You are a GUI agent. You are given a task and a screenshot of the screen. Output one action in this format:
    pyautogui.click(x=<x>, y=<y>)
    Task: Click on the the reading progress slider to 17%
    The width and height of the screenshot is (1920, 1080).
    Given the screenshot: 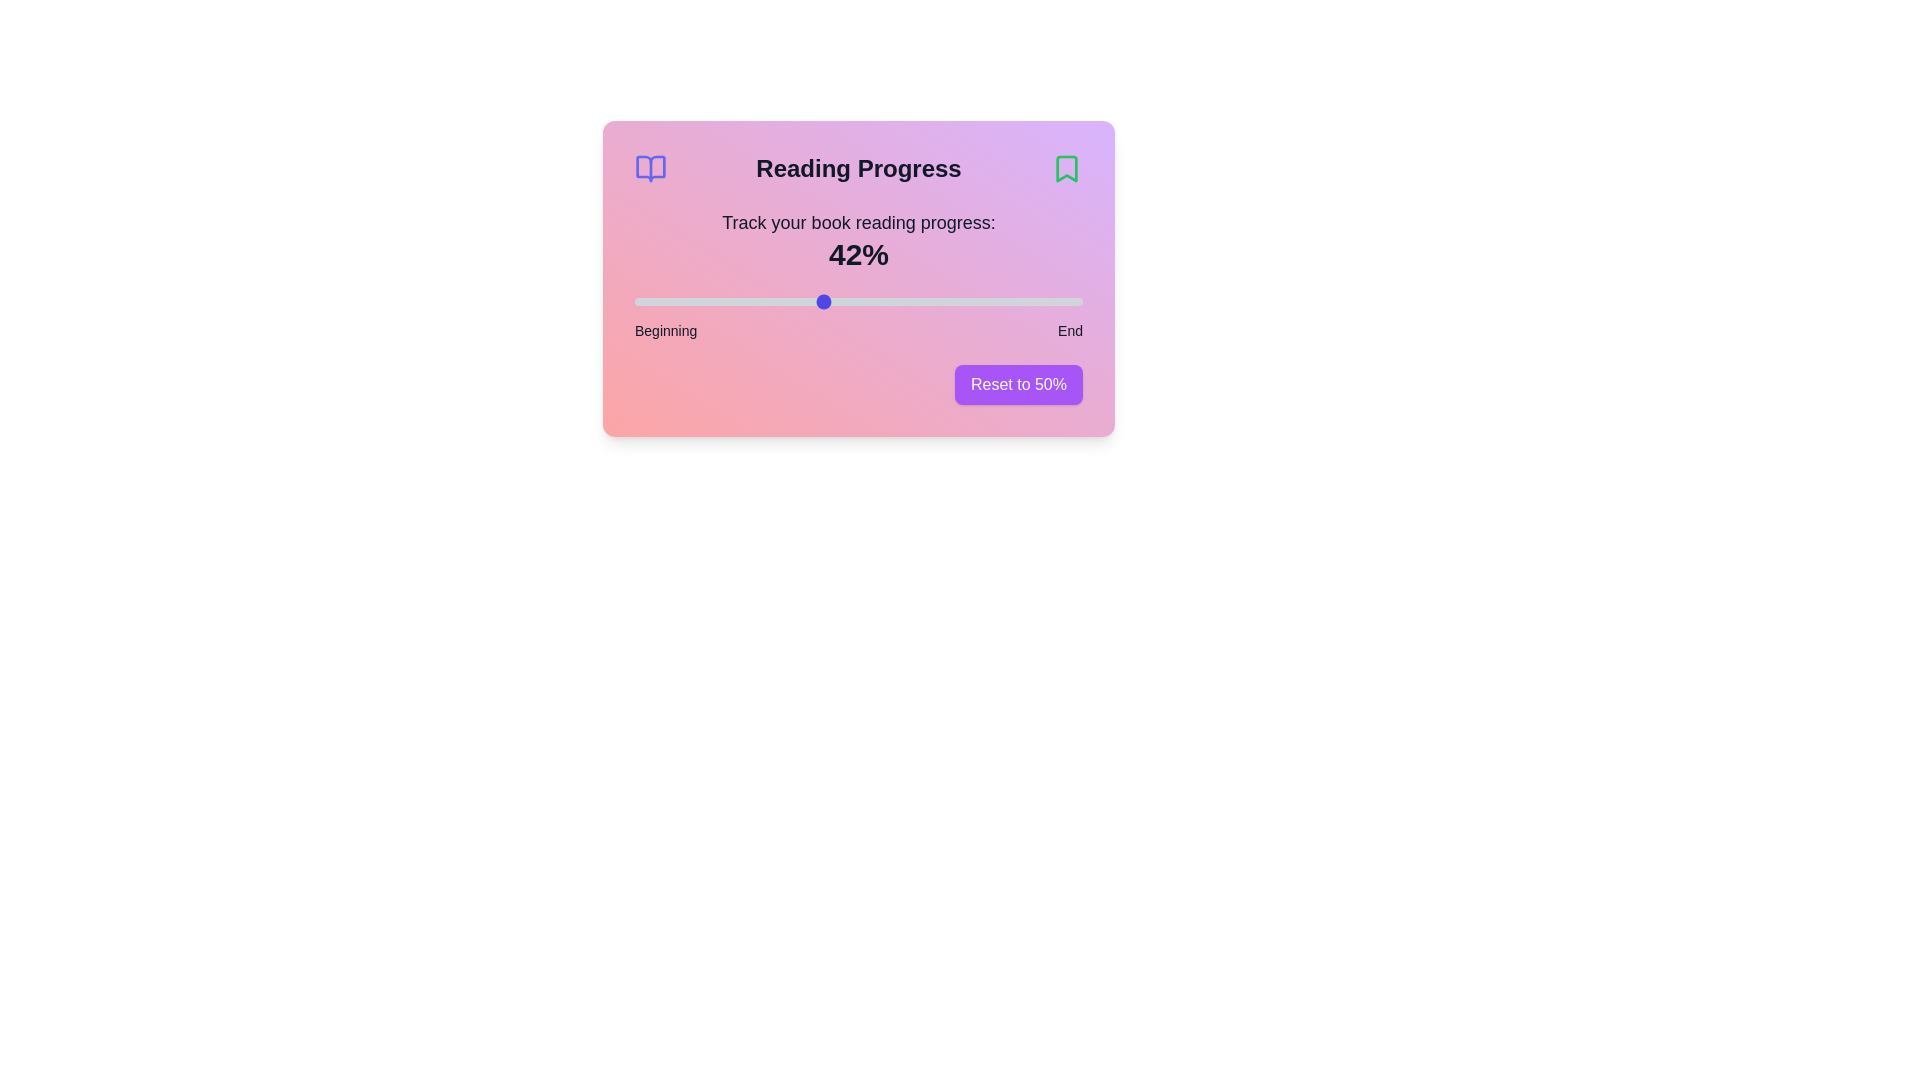 What is the action you would take?
    pyautogui.click(x=711, y=301)
    